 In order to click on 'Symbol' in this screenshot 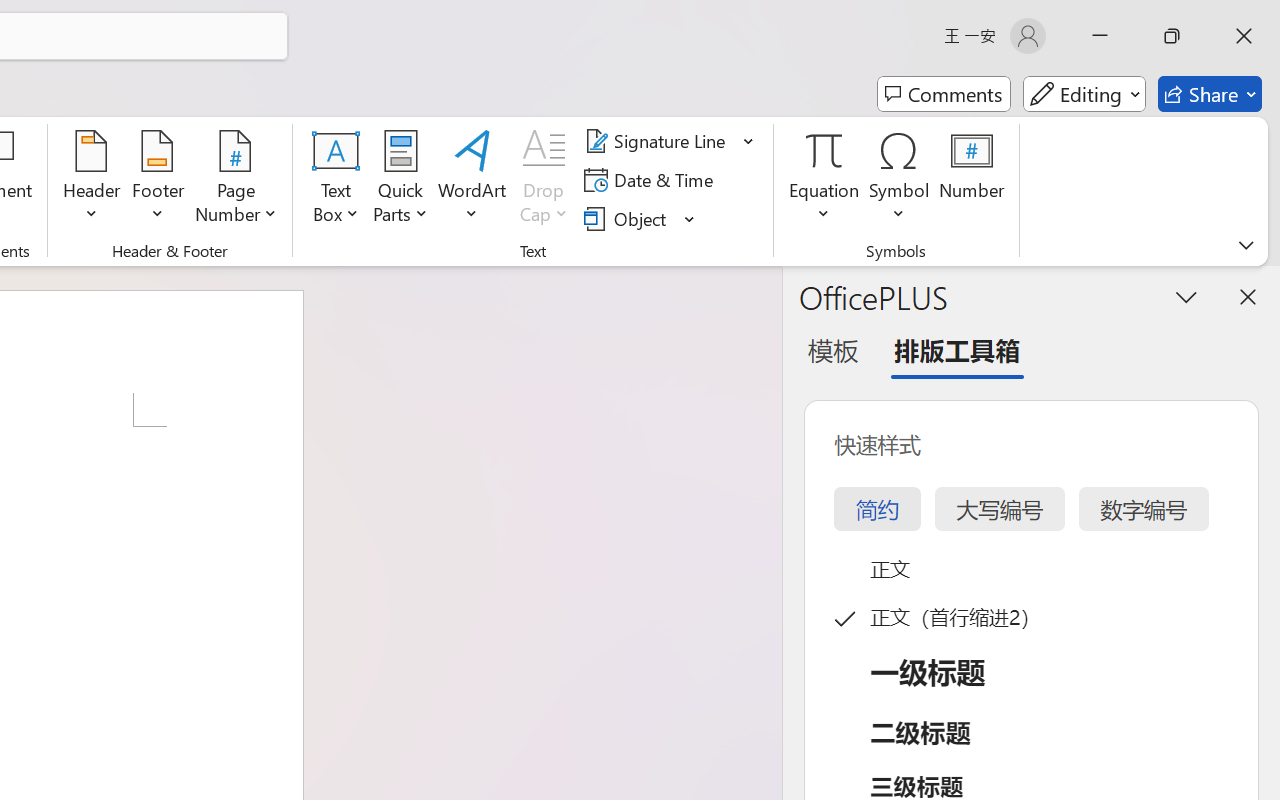, I will do `click(898, 179)`.